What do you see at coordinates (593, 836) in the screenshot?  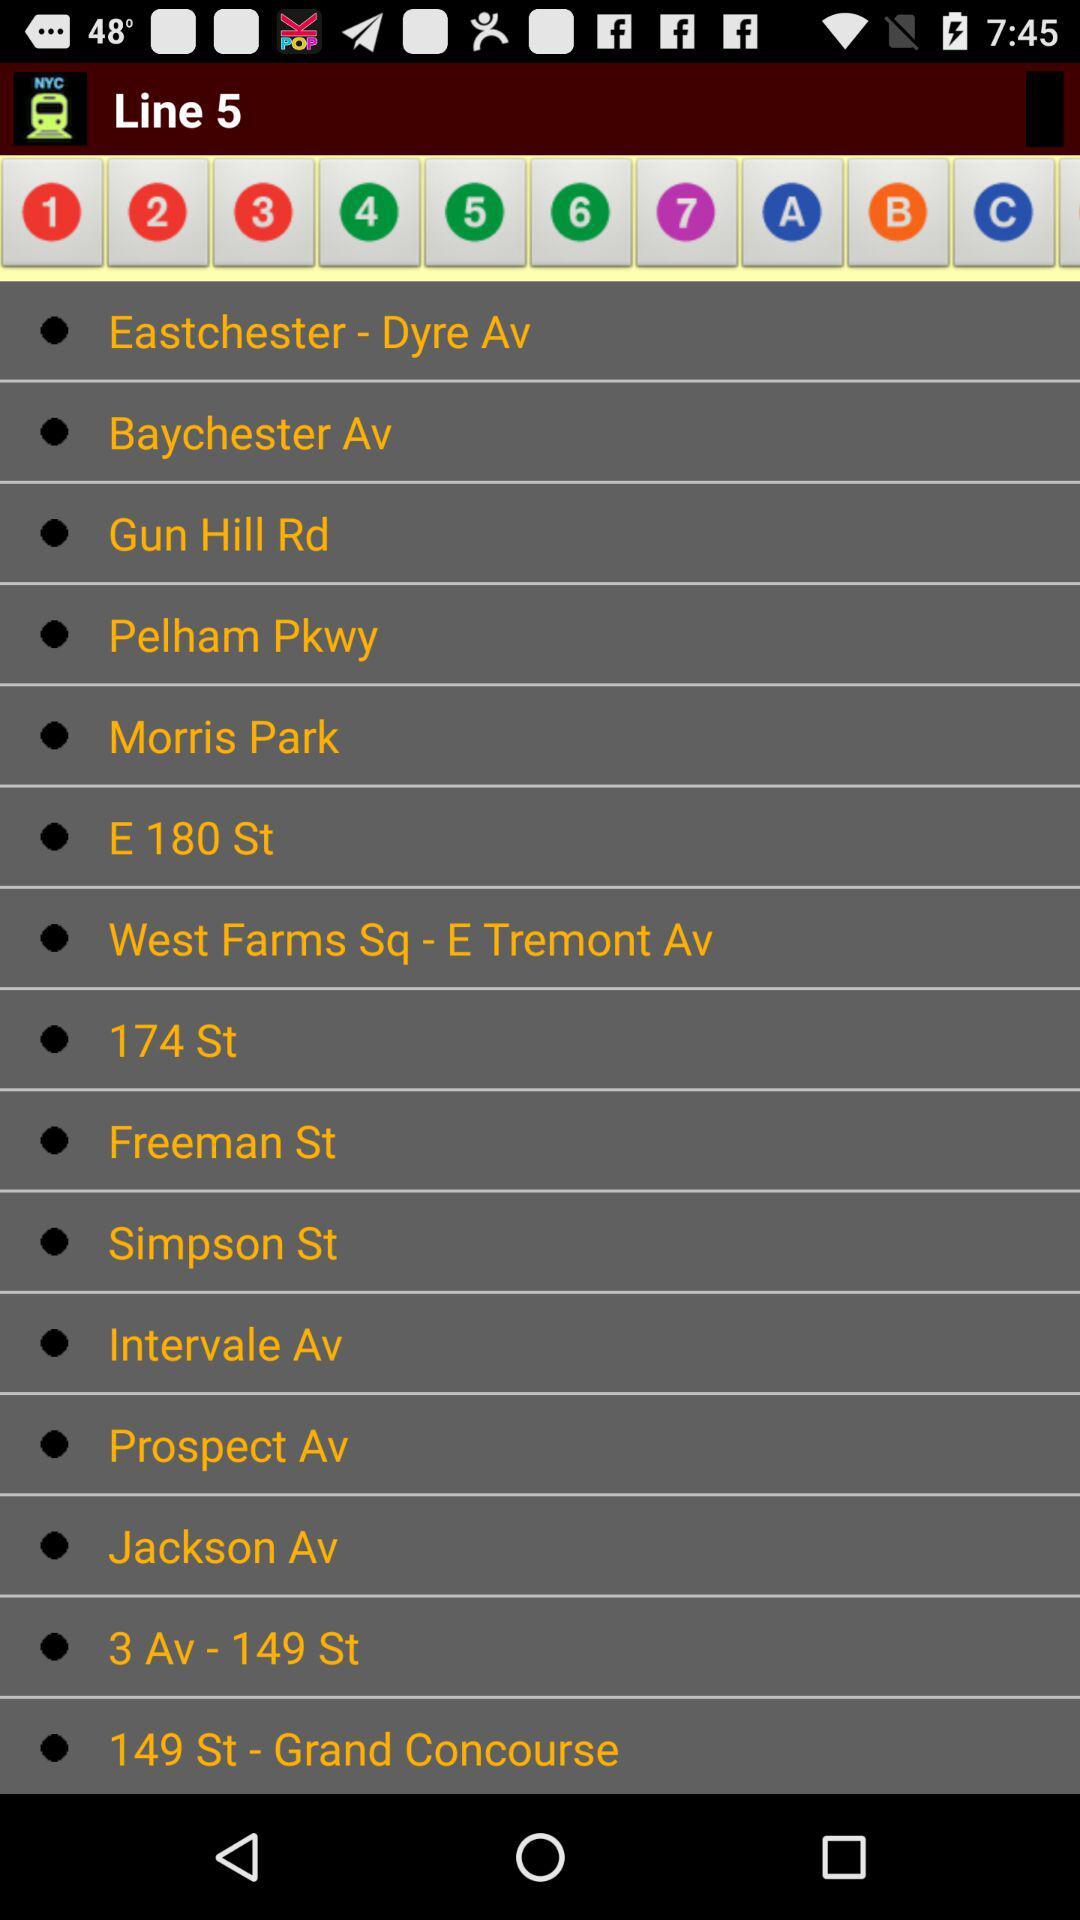 I see `e 180 st app` at bounding box center [593, 836].